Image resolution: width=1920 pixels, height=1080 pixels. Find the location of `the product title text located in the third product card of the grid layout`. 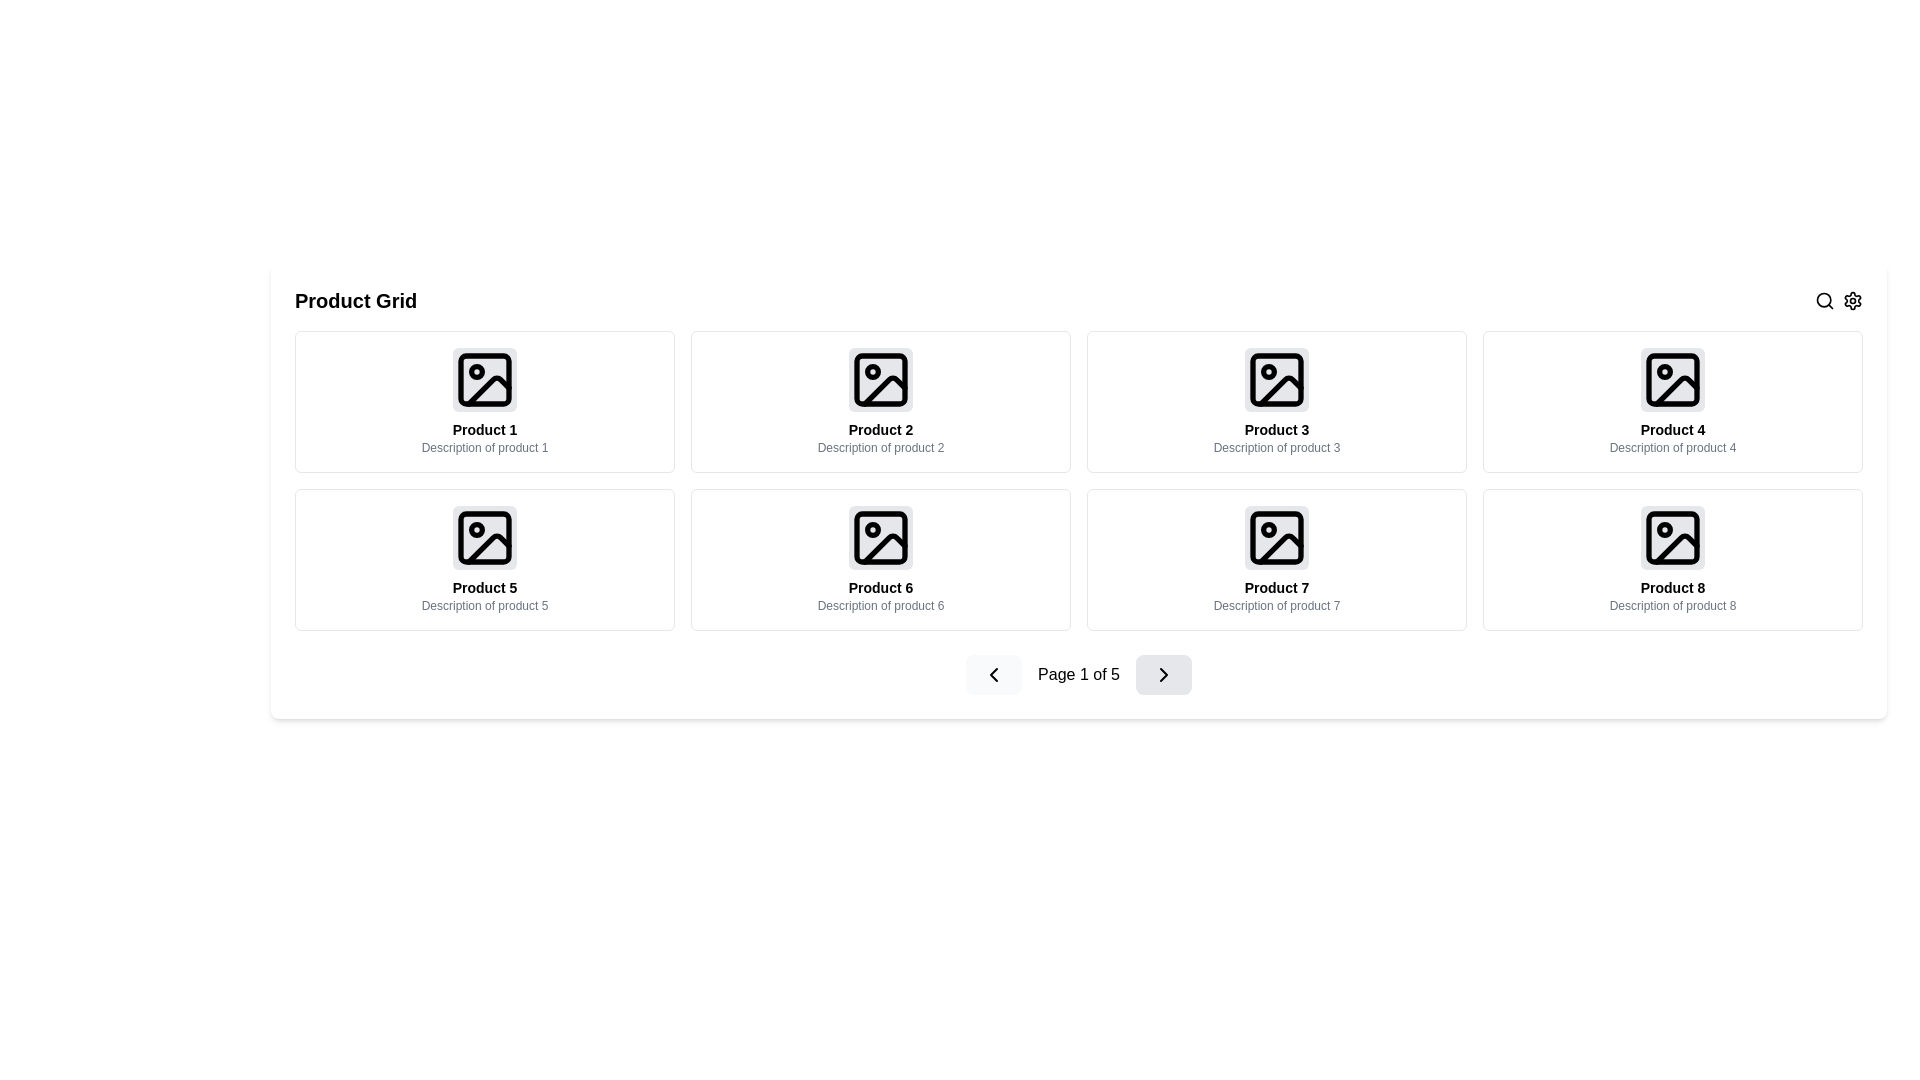

the product title text located in the third product card of the grid layout is located at coordinates (1275, 428).